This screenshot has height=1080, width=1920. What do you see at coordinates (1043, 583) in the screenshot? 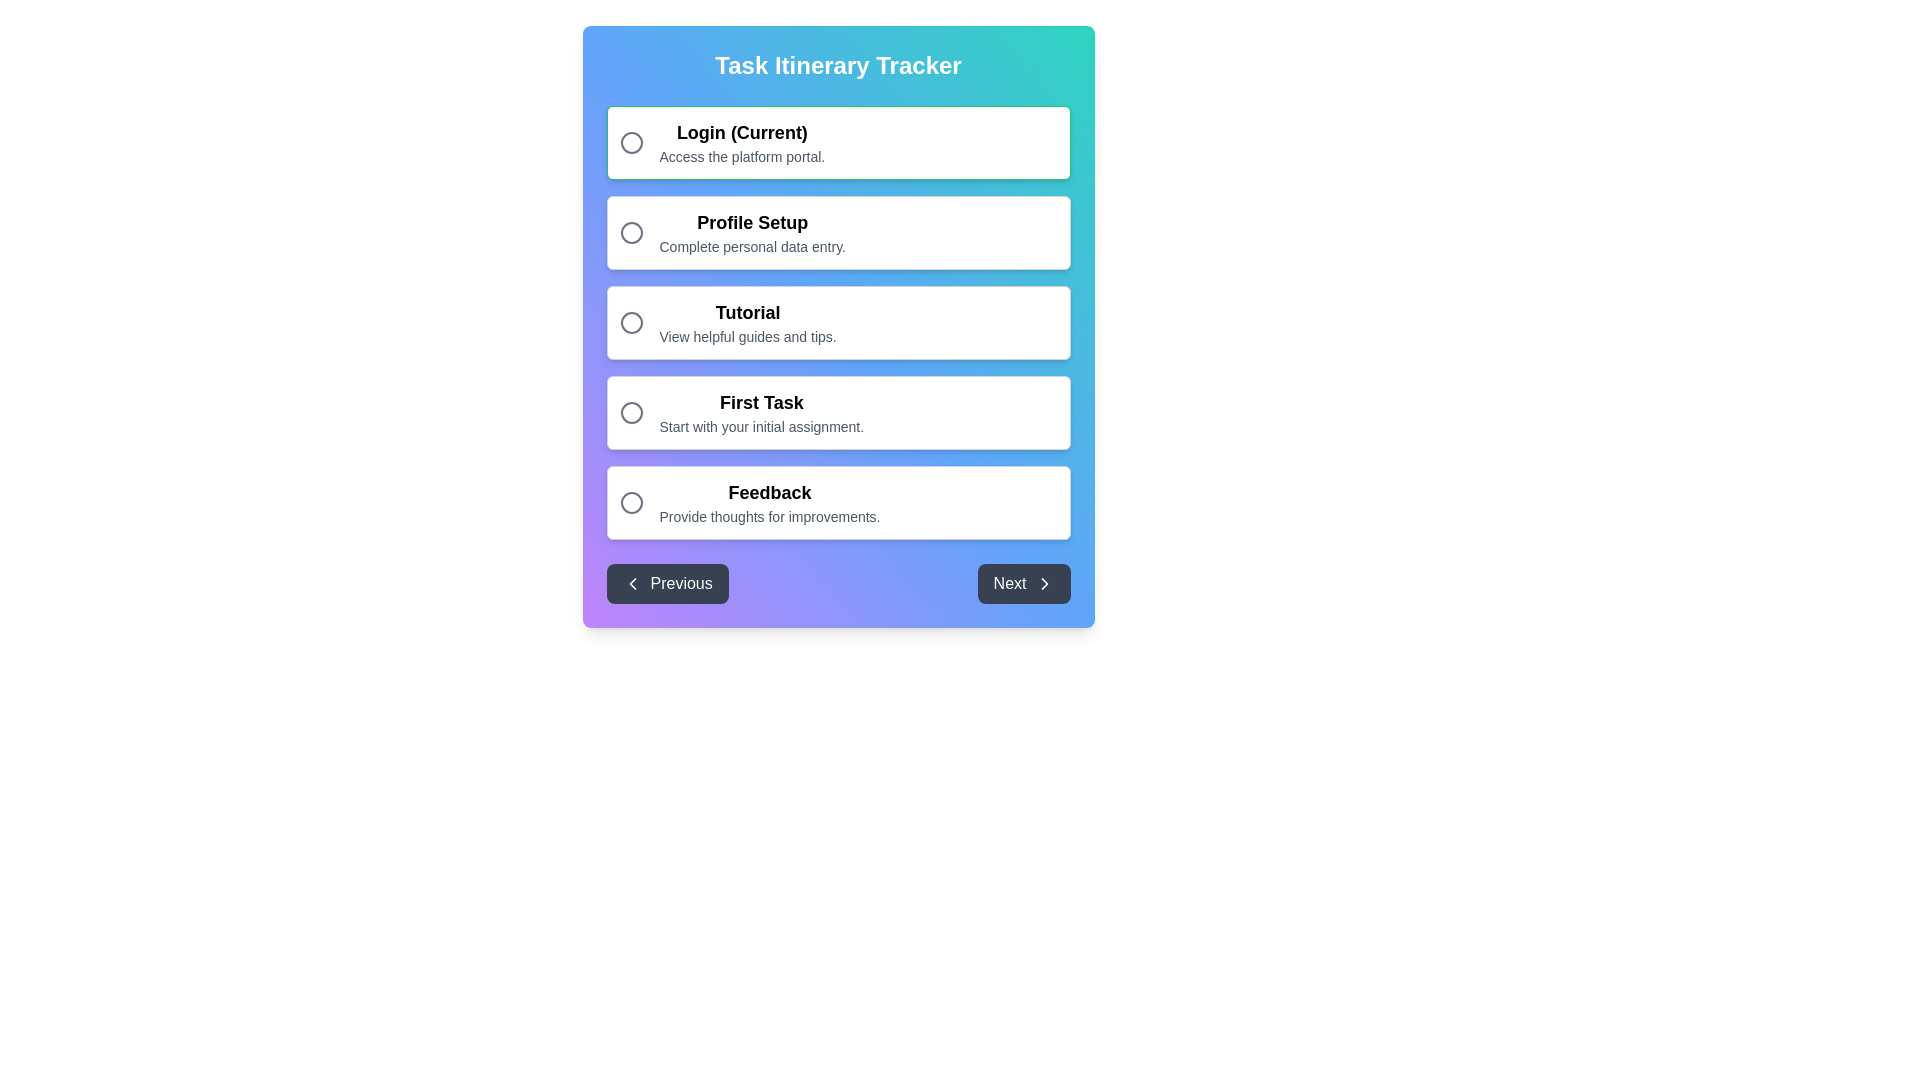
I see `the chevron icon located to the right of the 'Next' button at the bottom-right corner of the interface` at bounding box center [1043, 583].